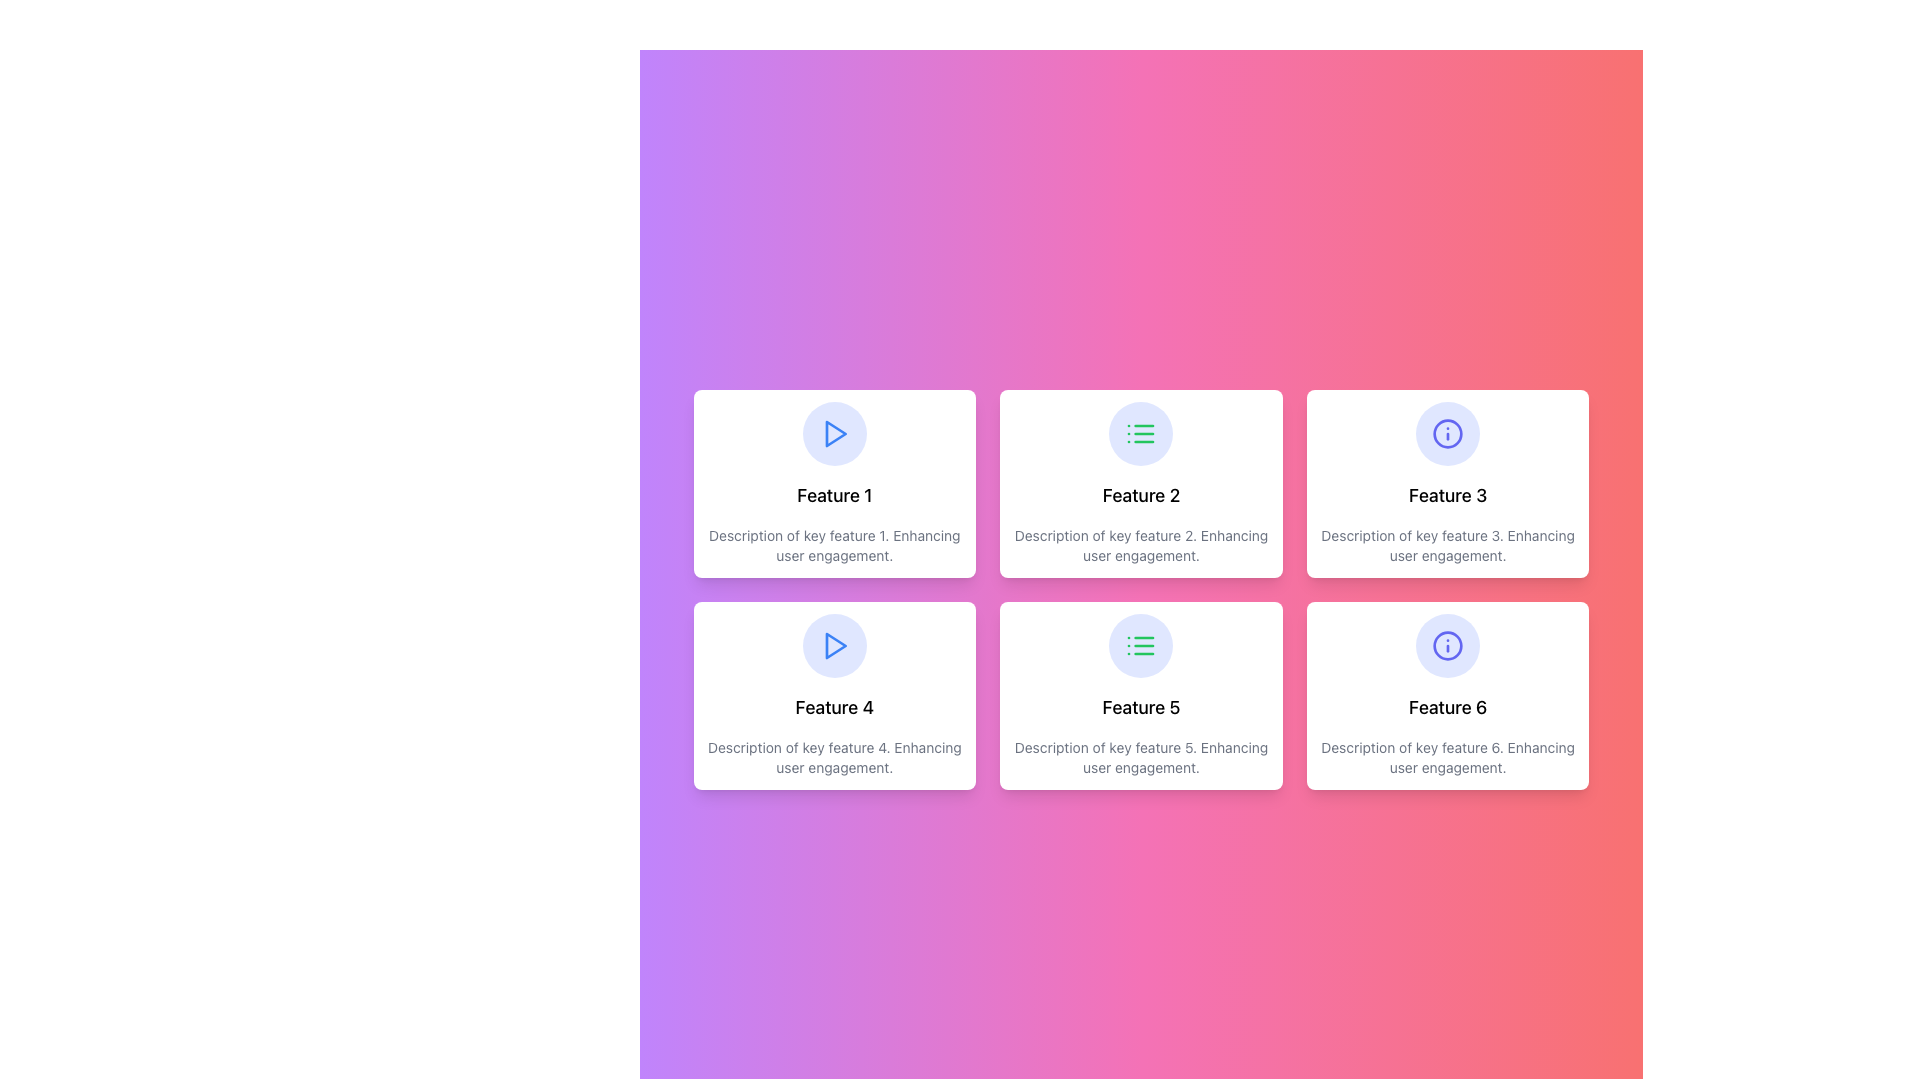 The height and width of the screenshot is (1080, 1920). What do you see at coordinates (1141, 645) in the screenshot?
I see `the list or categorization icon located in the center of the second row of a 3x2 grid layout within the card labeled 'Feature 5'` at bounding box center [1141, 645].